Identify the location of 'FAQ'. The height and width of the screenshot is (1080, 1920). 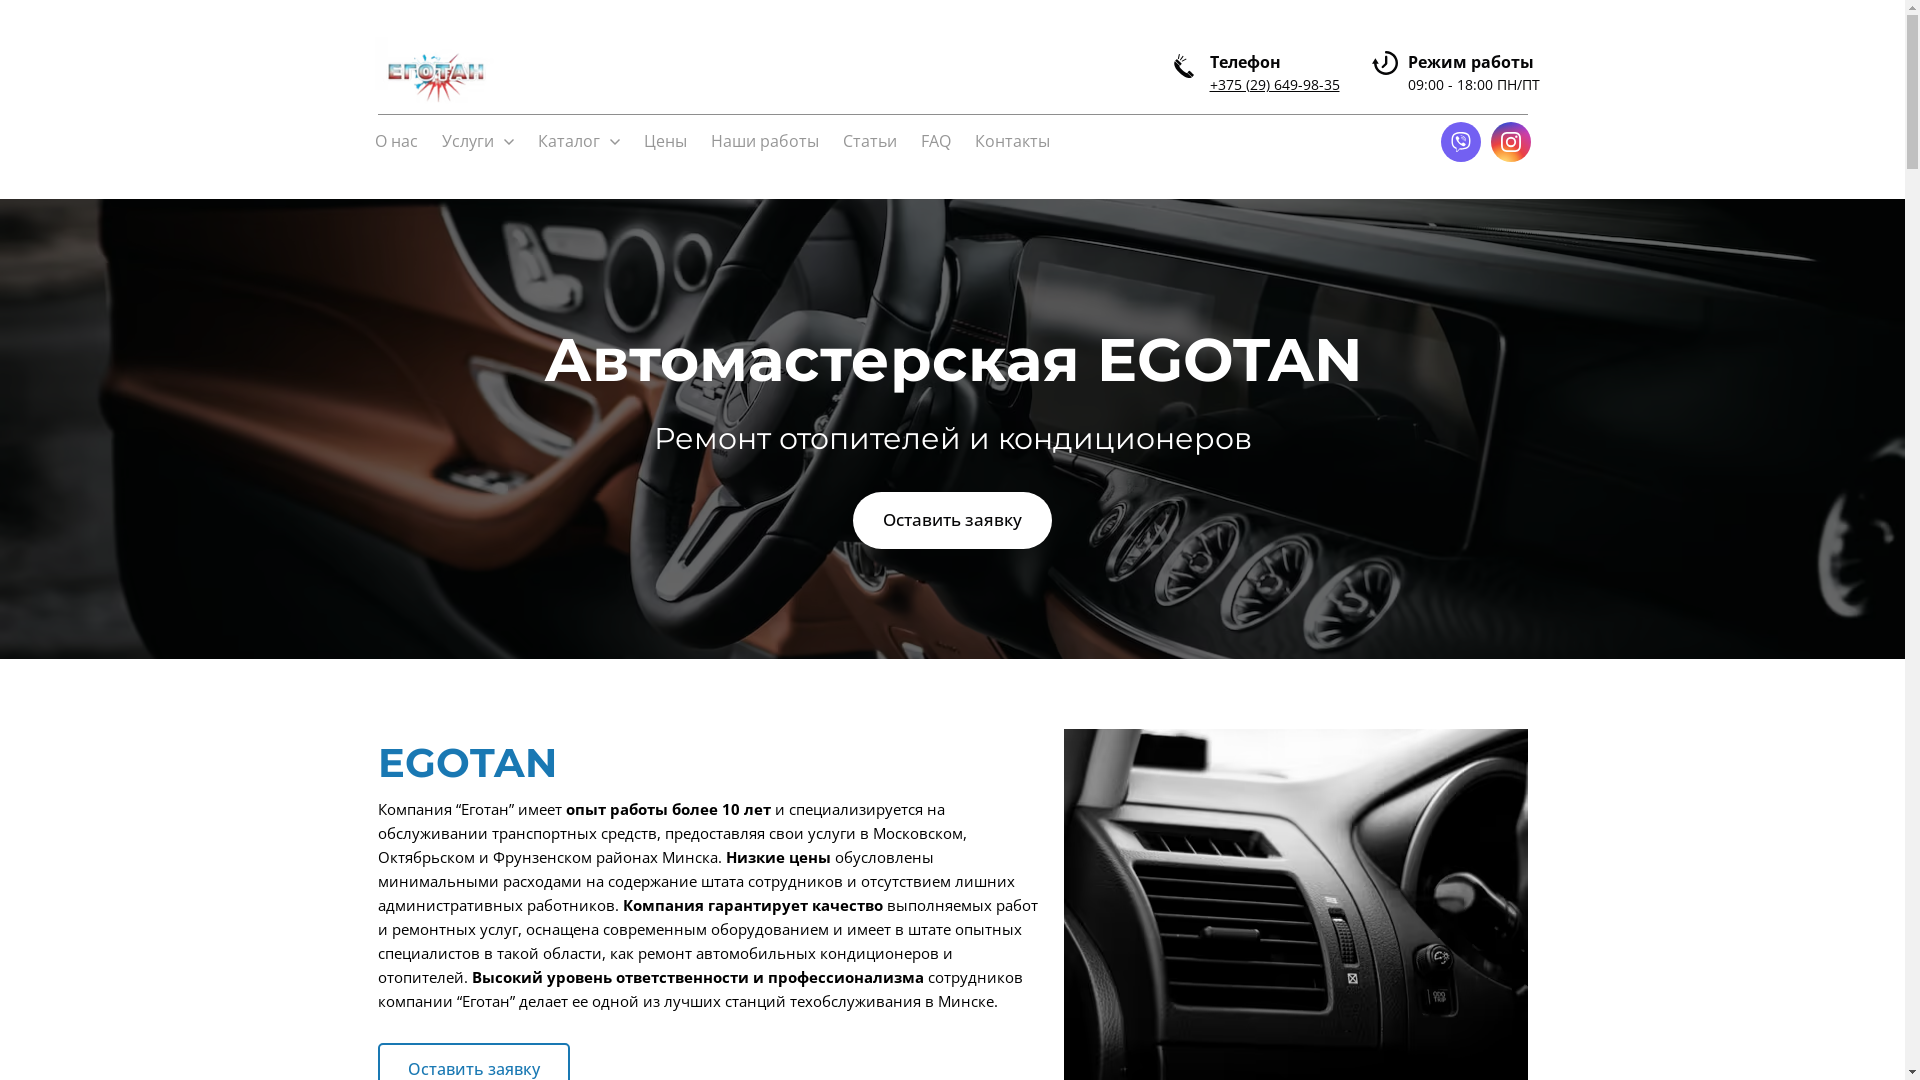
(934, 141).